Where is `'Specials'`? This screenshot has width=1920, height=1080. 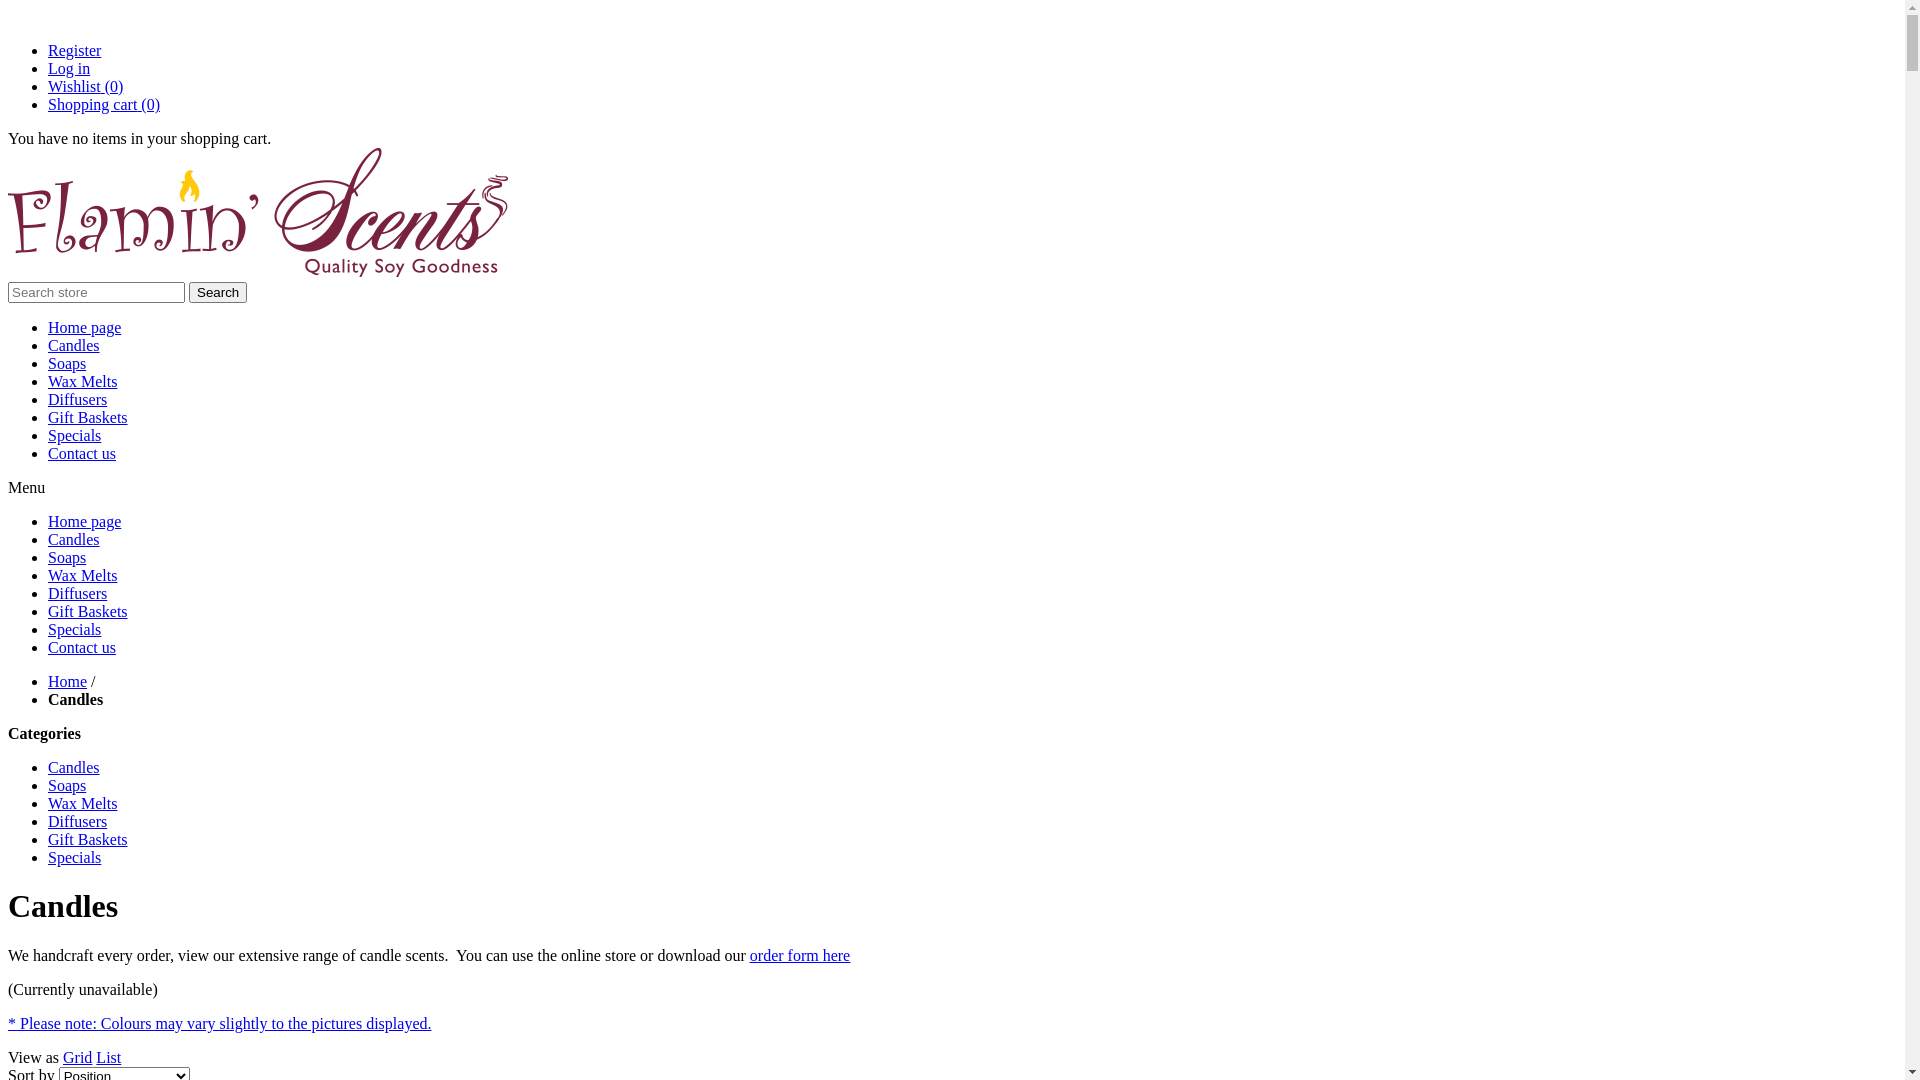
'Specials' is located at coordinates (48, 628).